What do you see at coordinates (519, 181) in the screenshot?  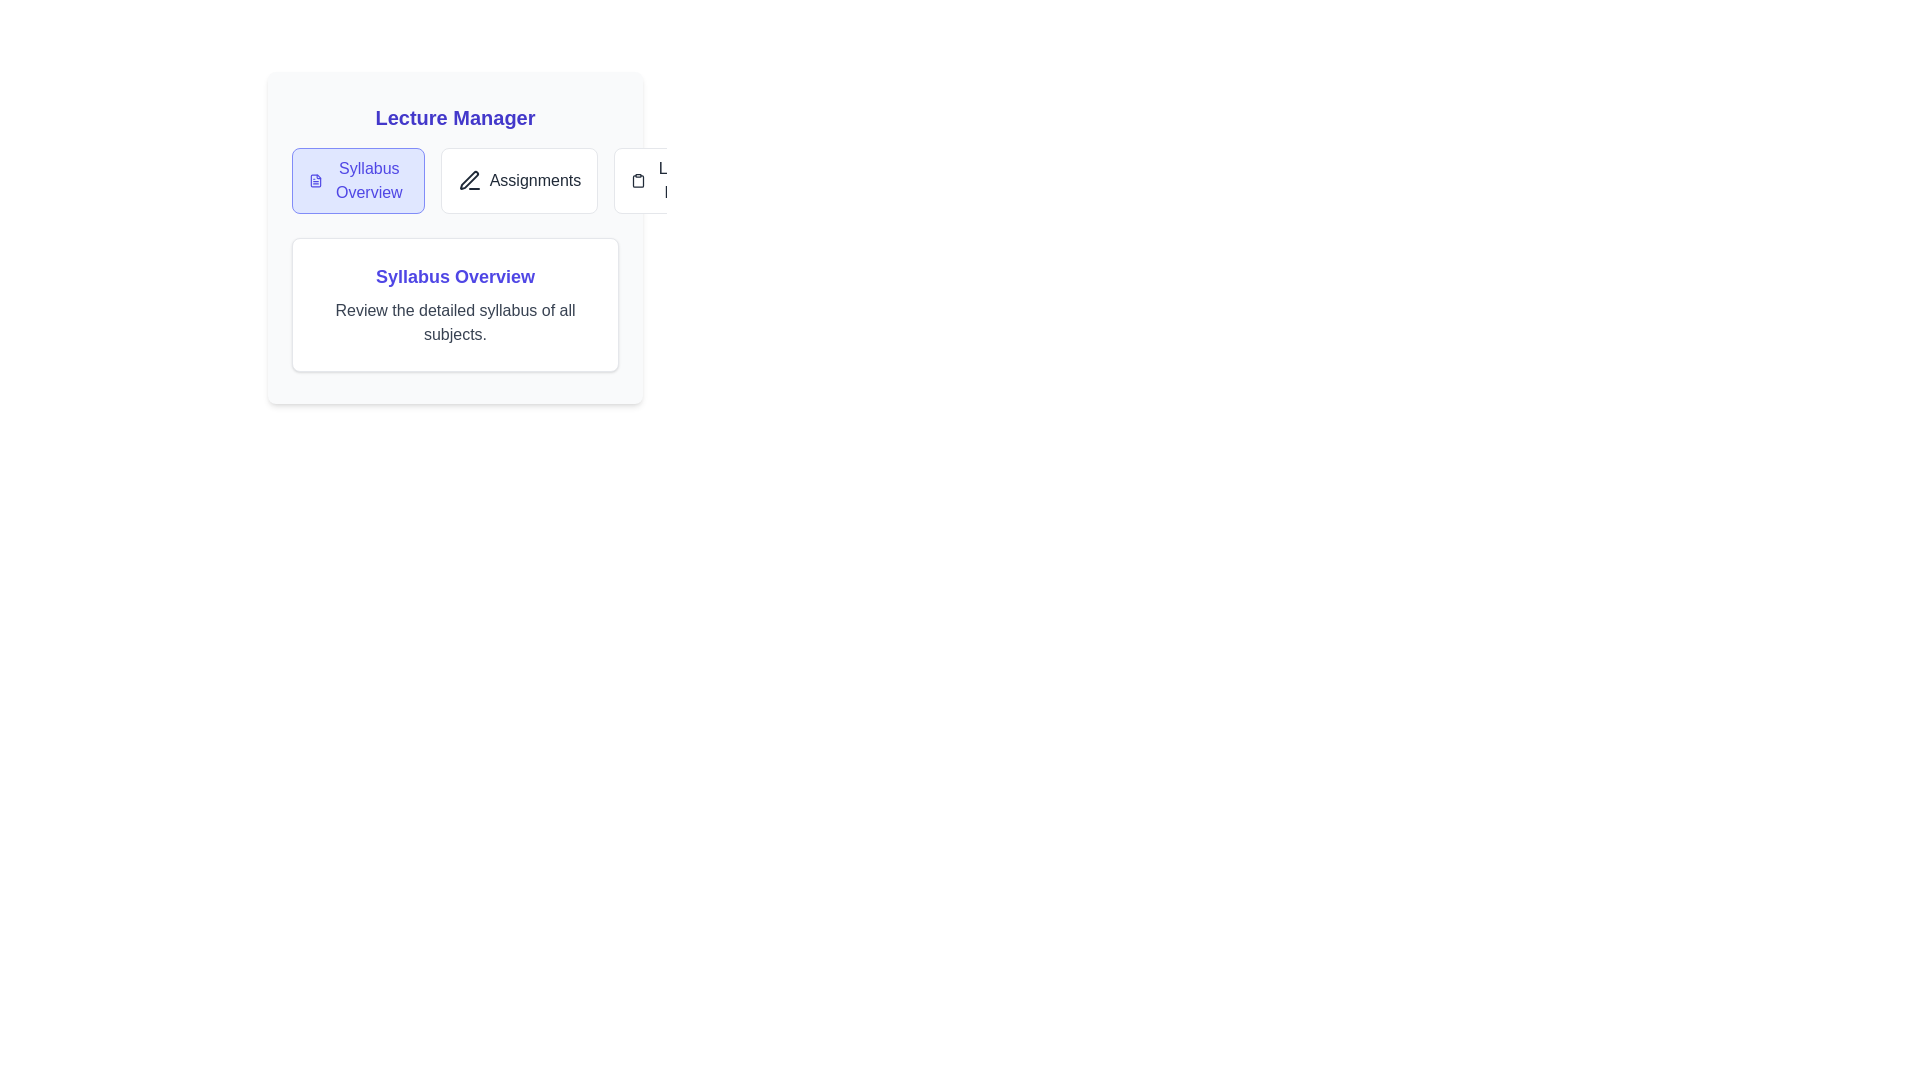 I see `the 'Assignments' button, which is a rectangular button with rounded corners, a white background, and the text 'Assignments' in a dark, bold font` at bounding box center [519, 181].